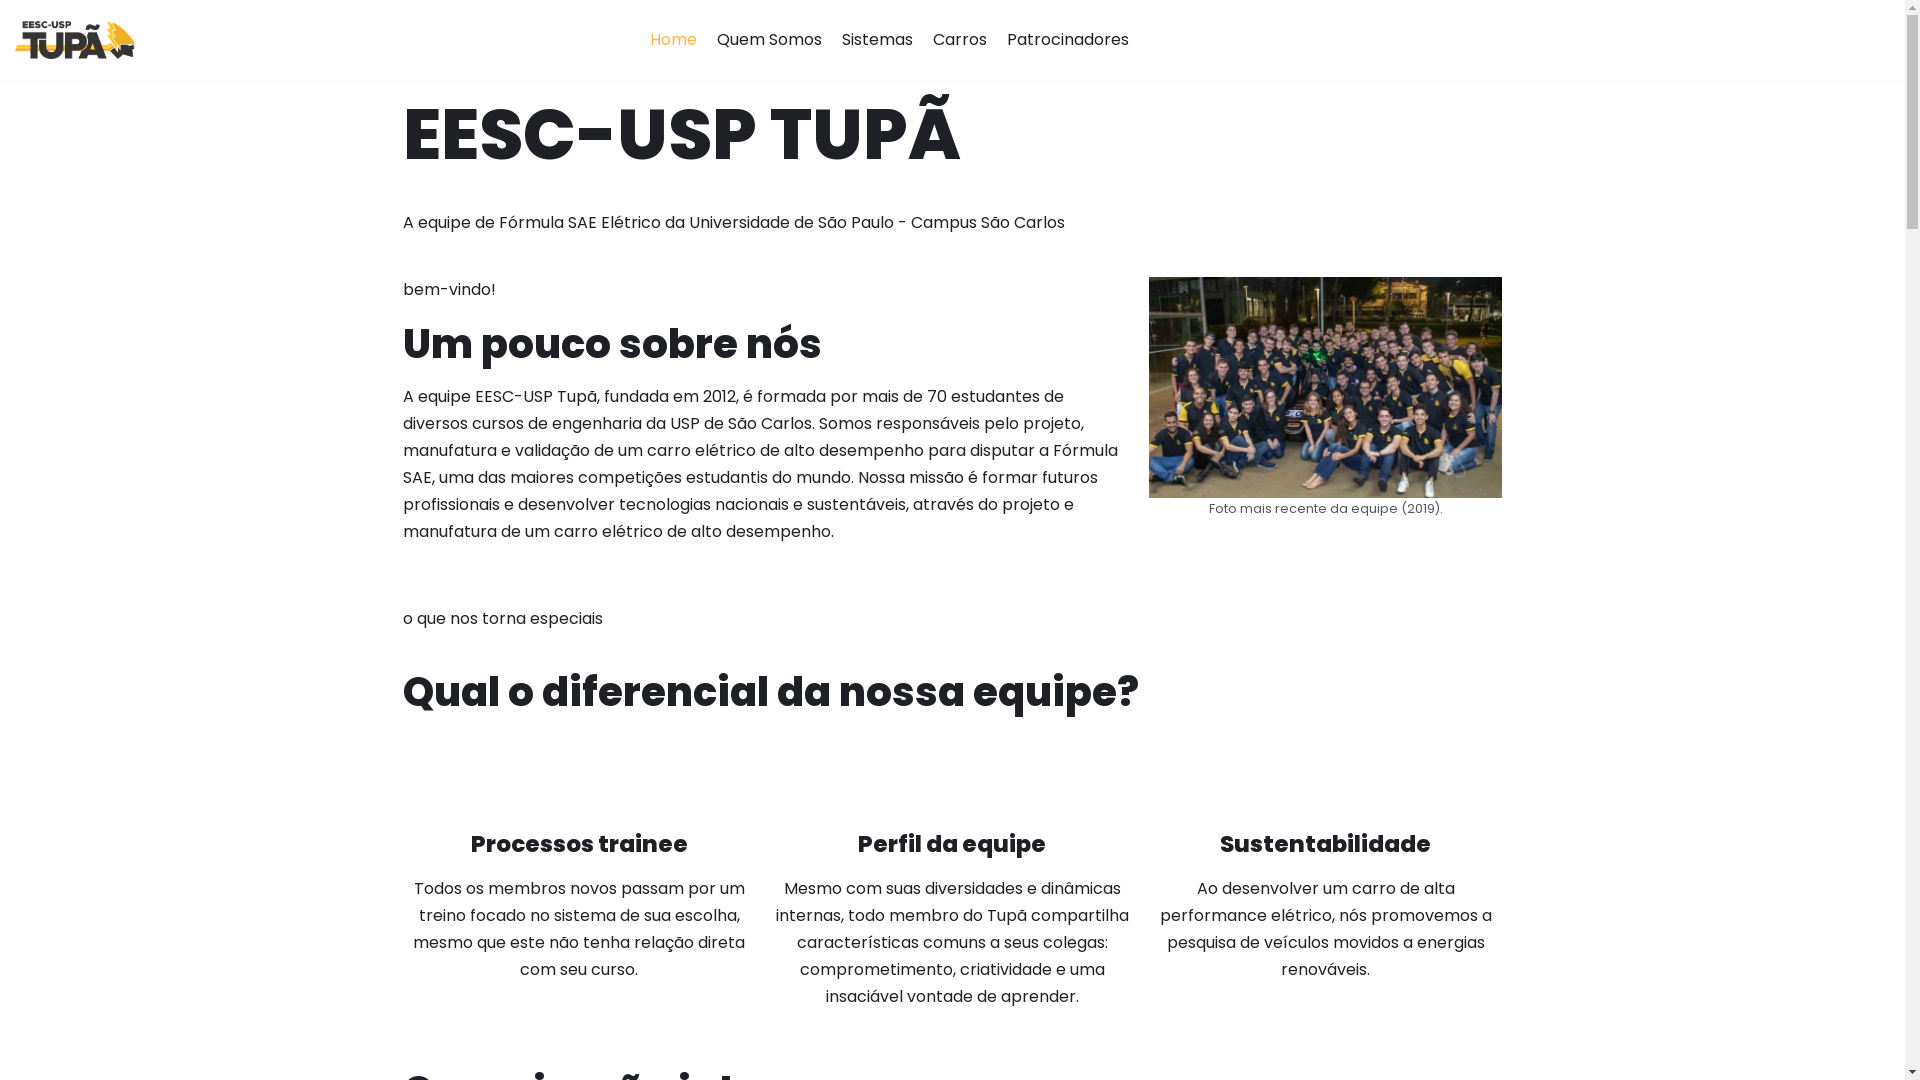  What do you see at coordinates (1067, 39) in the screenshot?
I see `'Patrocinadores'` at bounding box center [1067, 39].